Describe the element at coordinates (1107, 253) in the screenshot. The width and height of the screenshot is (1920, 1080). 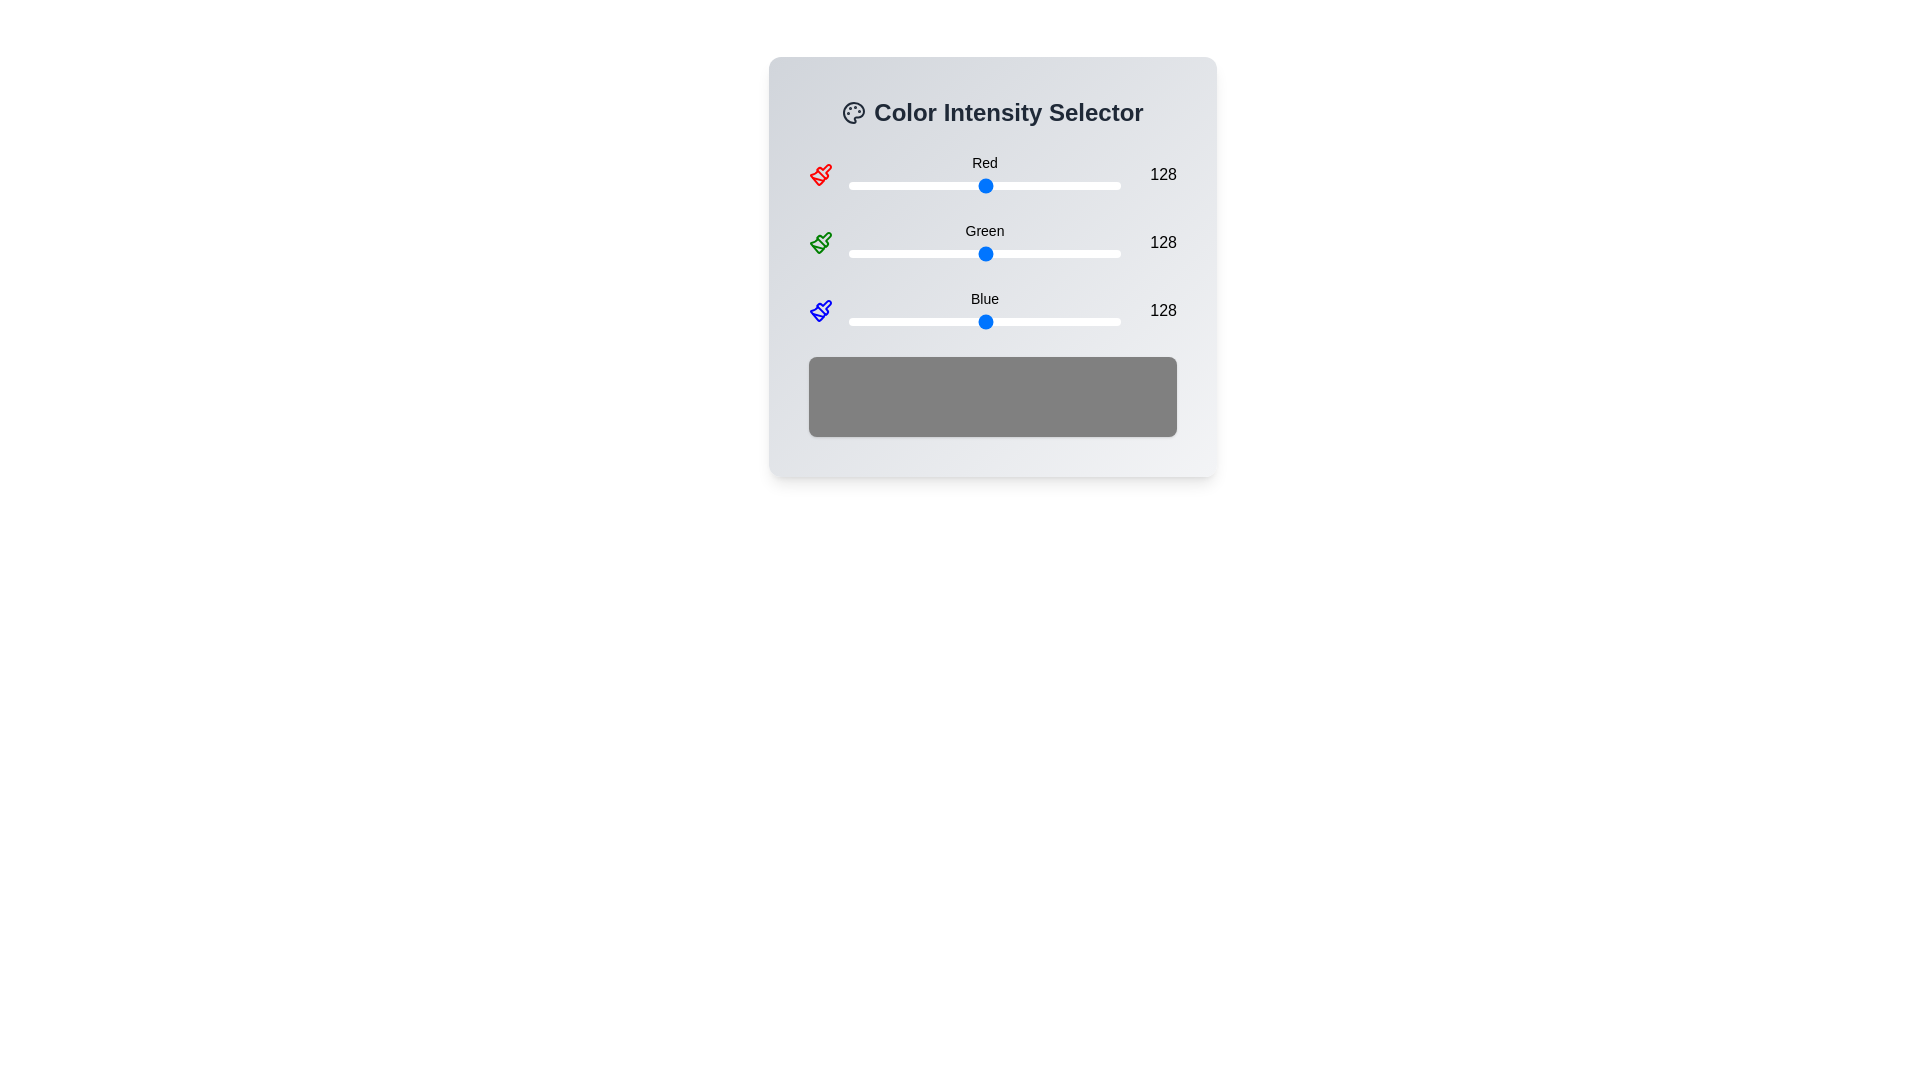
I see `the green intensity` at that location.